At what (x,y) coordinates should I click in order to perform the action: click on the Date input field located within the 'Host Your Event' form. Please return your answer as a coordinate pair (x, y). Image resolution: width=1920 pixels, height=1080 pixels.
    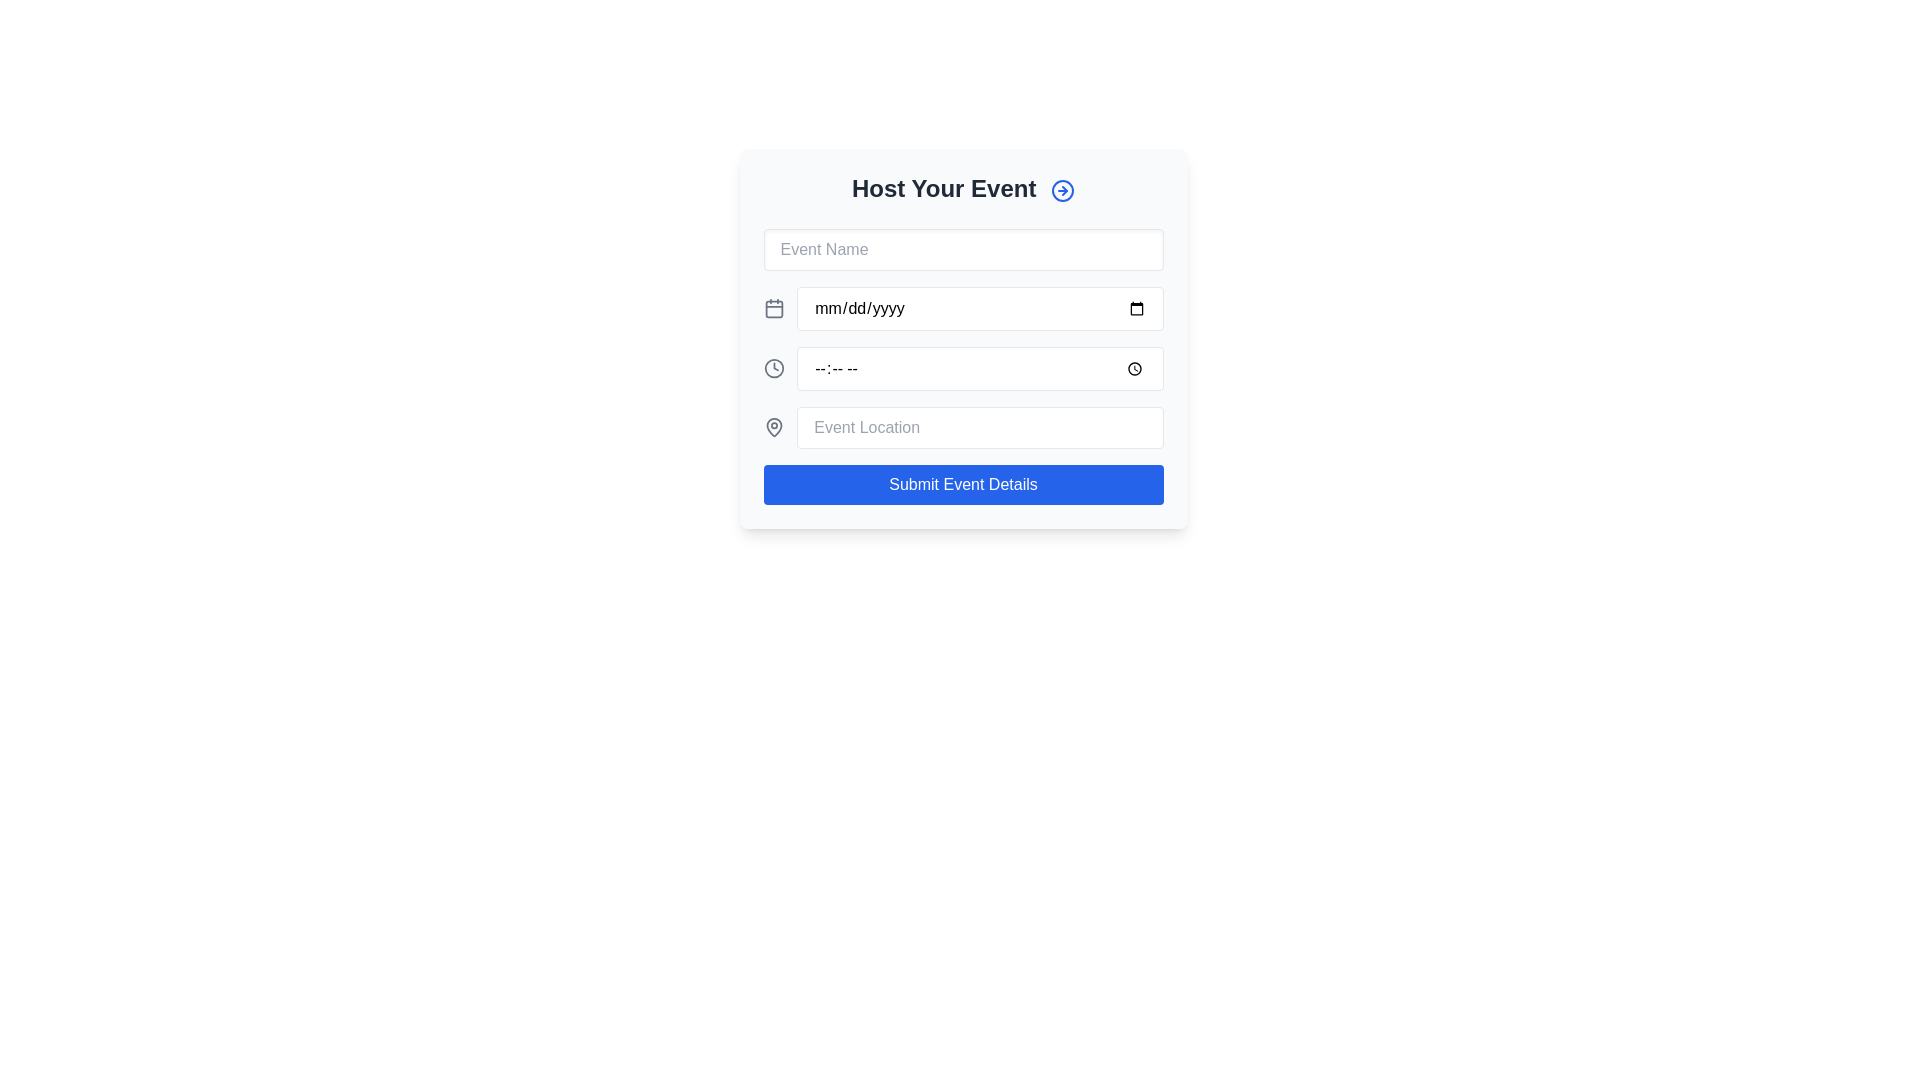
    Looking at the image, I should click on (980, 308).